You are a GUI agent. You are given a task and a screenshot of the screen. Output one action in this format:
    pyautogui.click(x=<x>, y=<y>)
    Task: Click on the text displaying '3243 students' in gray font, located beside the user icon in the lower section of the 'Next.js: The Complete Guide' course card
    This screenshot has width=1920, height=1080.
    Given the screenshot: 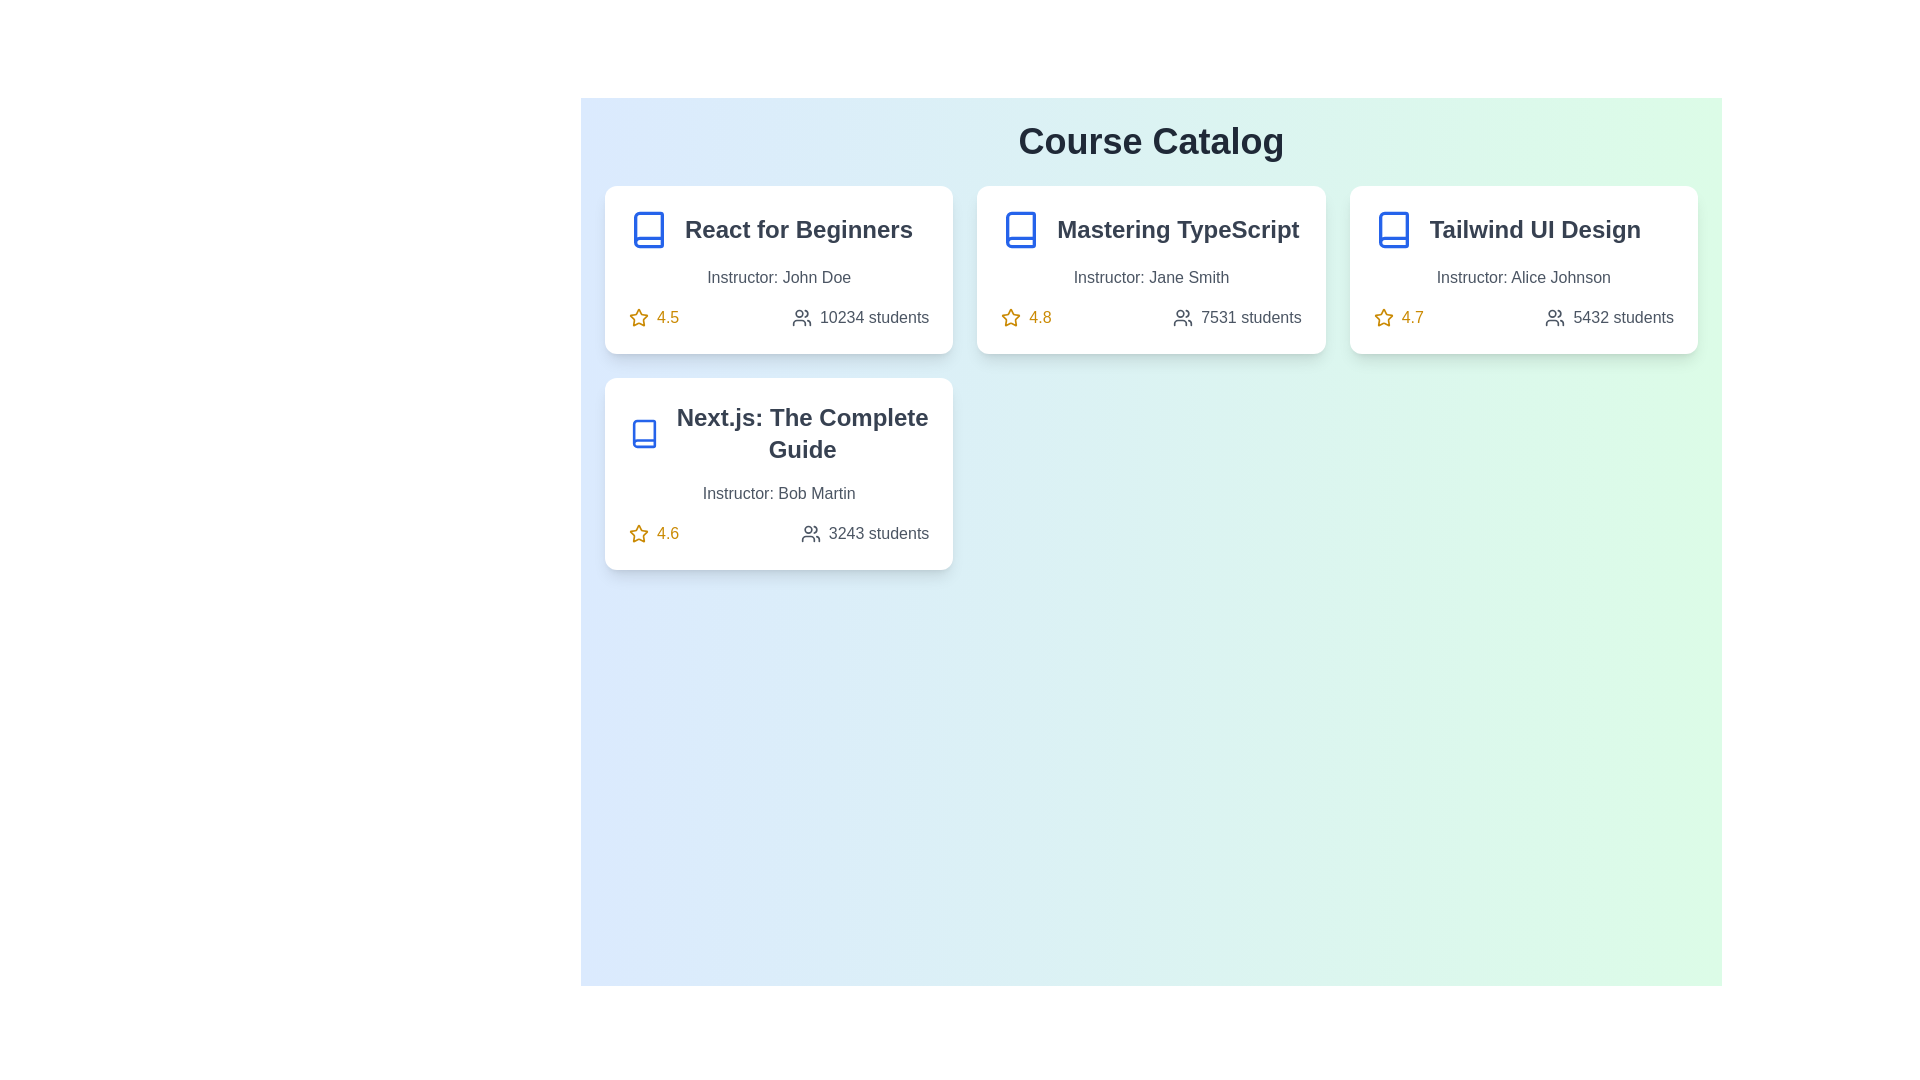 What is the action you would take?
    pyautogui.click(x=878, y=532)
    